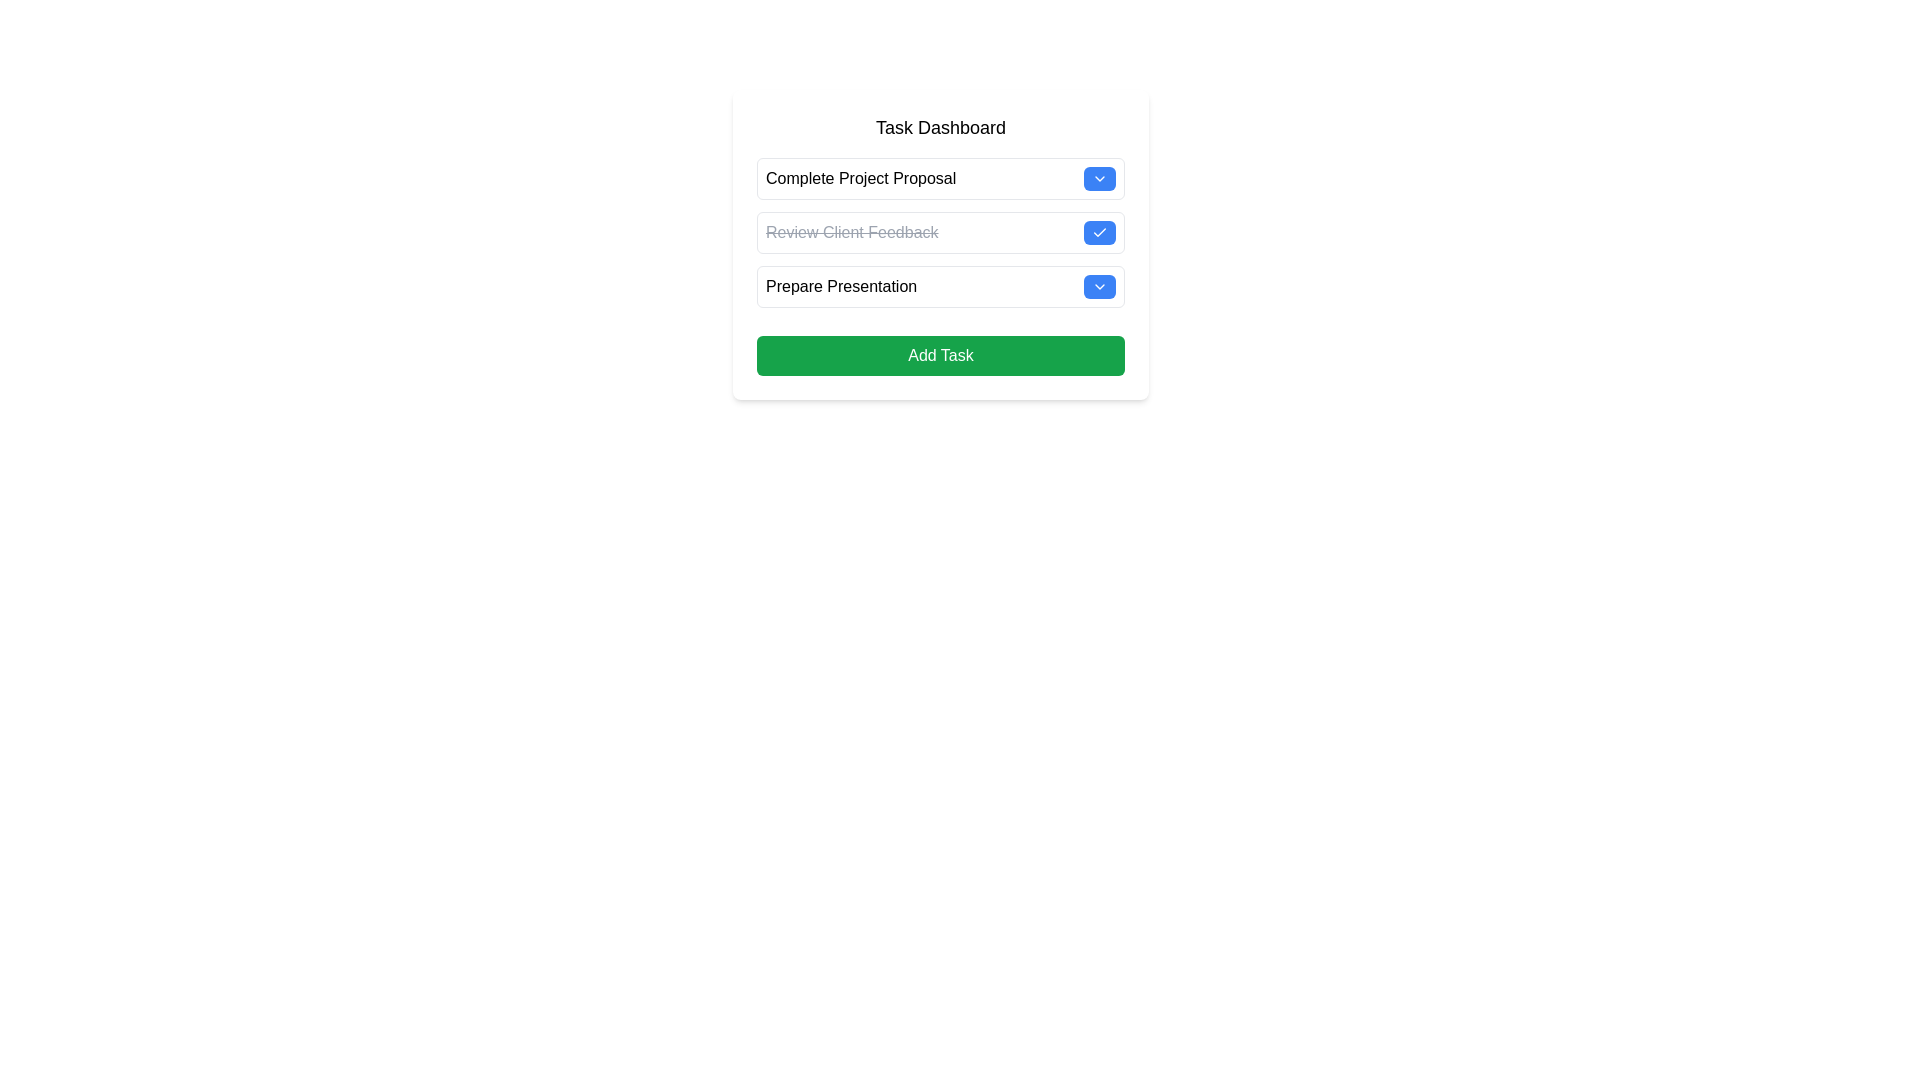 Image resolution: width=1920 pixels, height=1080 pixels. What do you see at coordinates (939, 231) in the screenshot?
I see `the completed task item in the task management interface, which is the second item in the list with a blue checkmark indicating its completion status` at bounding box center [939, 231].